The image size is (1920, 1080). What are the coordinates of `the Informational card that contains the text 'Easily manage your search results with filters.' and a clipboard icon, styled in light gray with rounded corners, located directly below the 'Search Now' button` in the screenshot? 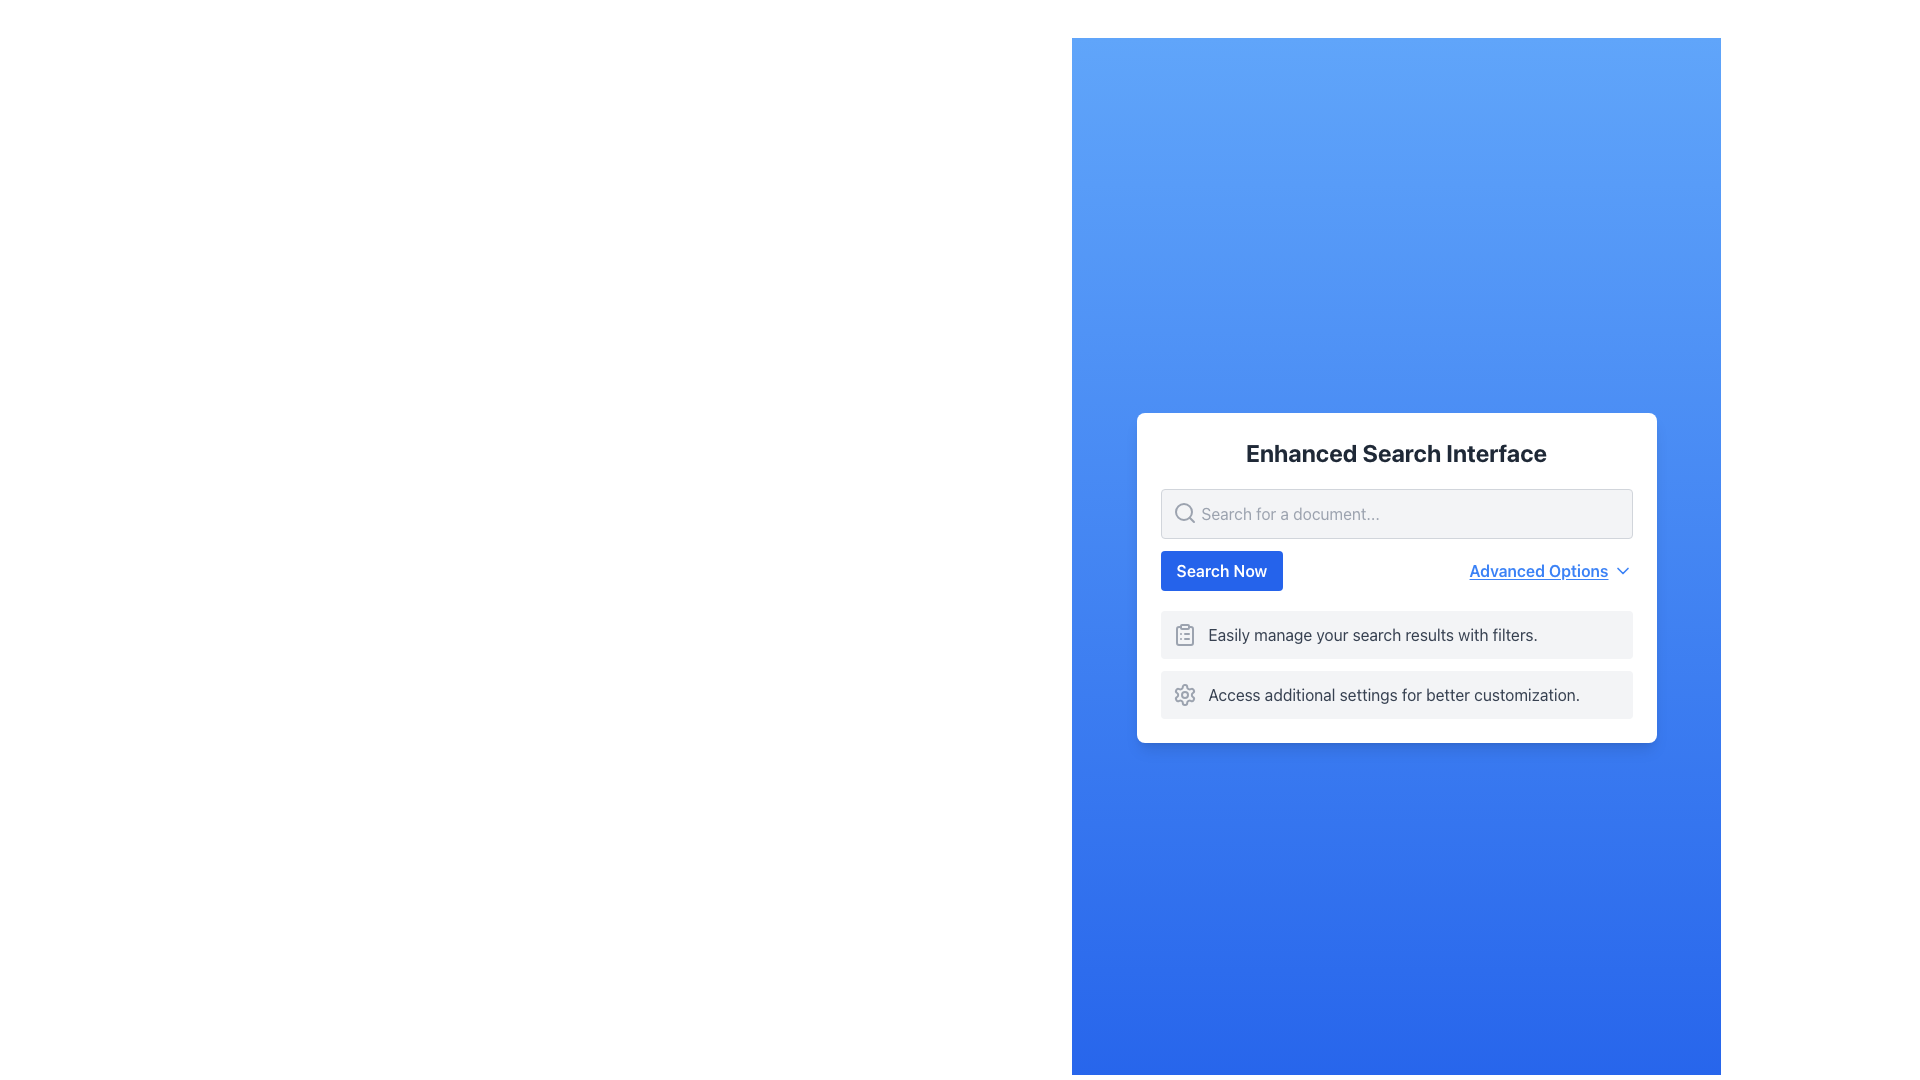 It's located at (1395, 635).